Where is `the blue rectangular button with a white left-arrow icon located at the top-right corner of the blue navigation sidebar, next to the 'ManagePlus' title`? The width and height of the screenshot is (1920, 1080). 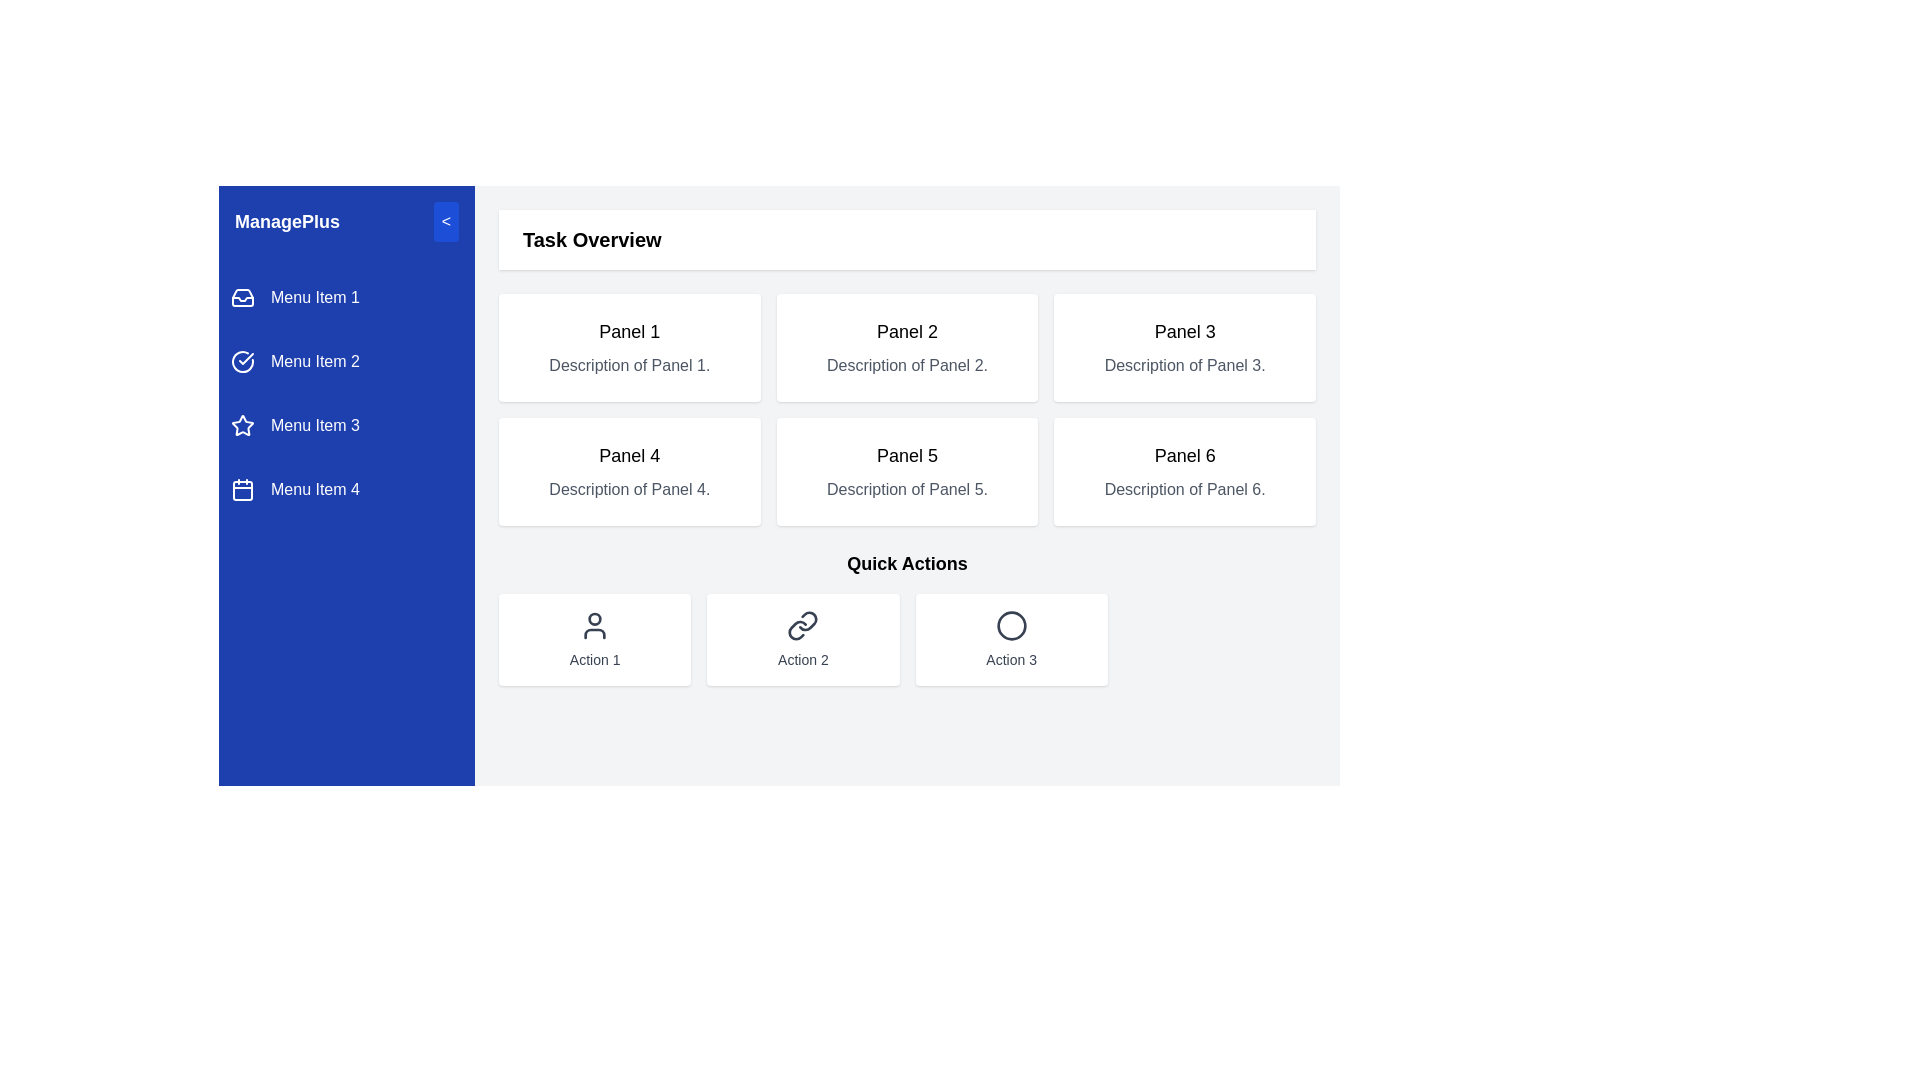 the blue rectangular button with a white left-arrow icon located at the top-right corner of the blue navigation sidebar, next to the 'ManagePlus' title is located at coordinates (445, 222).